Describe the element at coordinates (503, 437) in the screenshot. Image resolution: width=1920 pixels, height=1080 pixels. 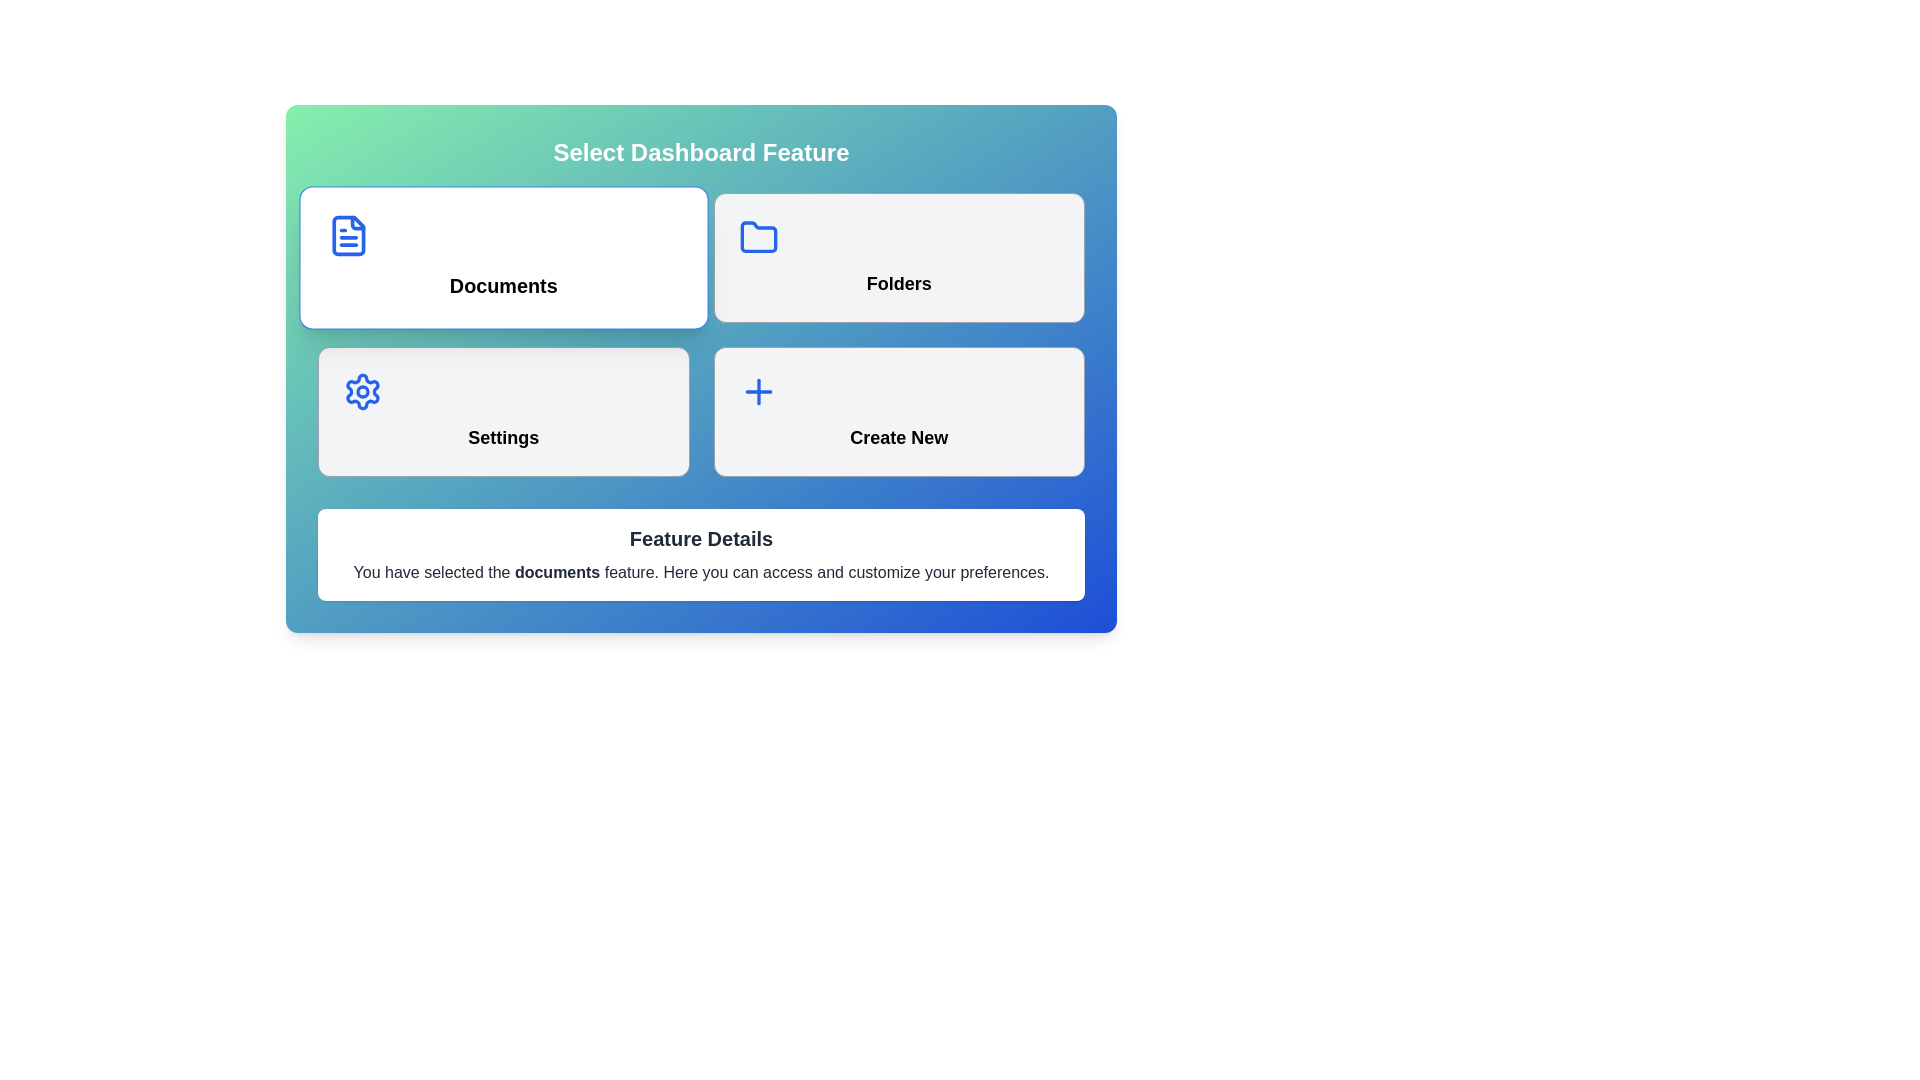
I see `text on the 'Settings' label, which is bold and located in the second row, first column of the dashboard grid layout beneath a blue gear icon` at that location.